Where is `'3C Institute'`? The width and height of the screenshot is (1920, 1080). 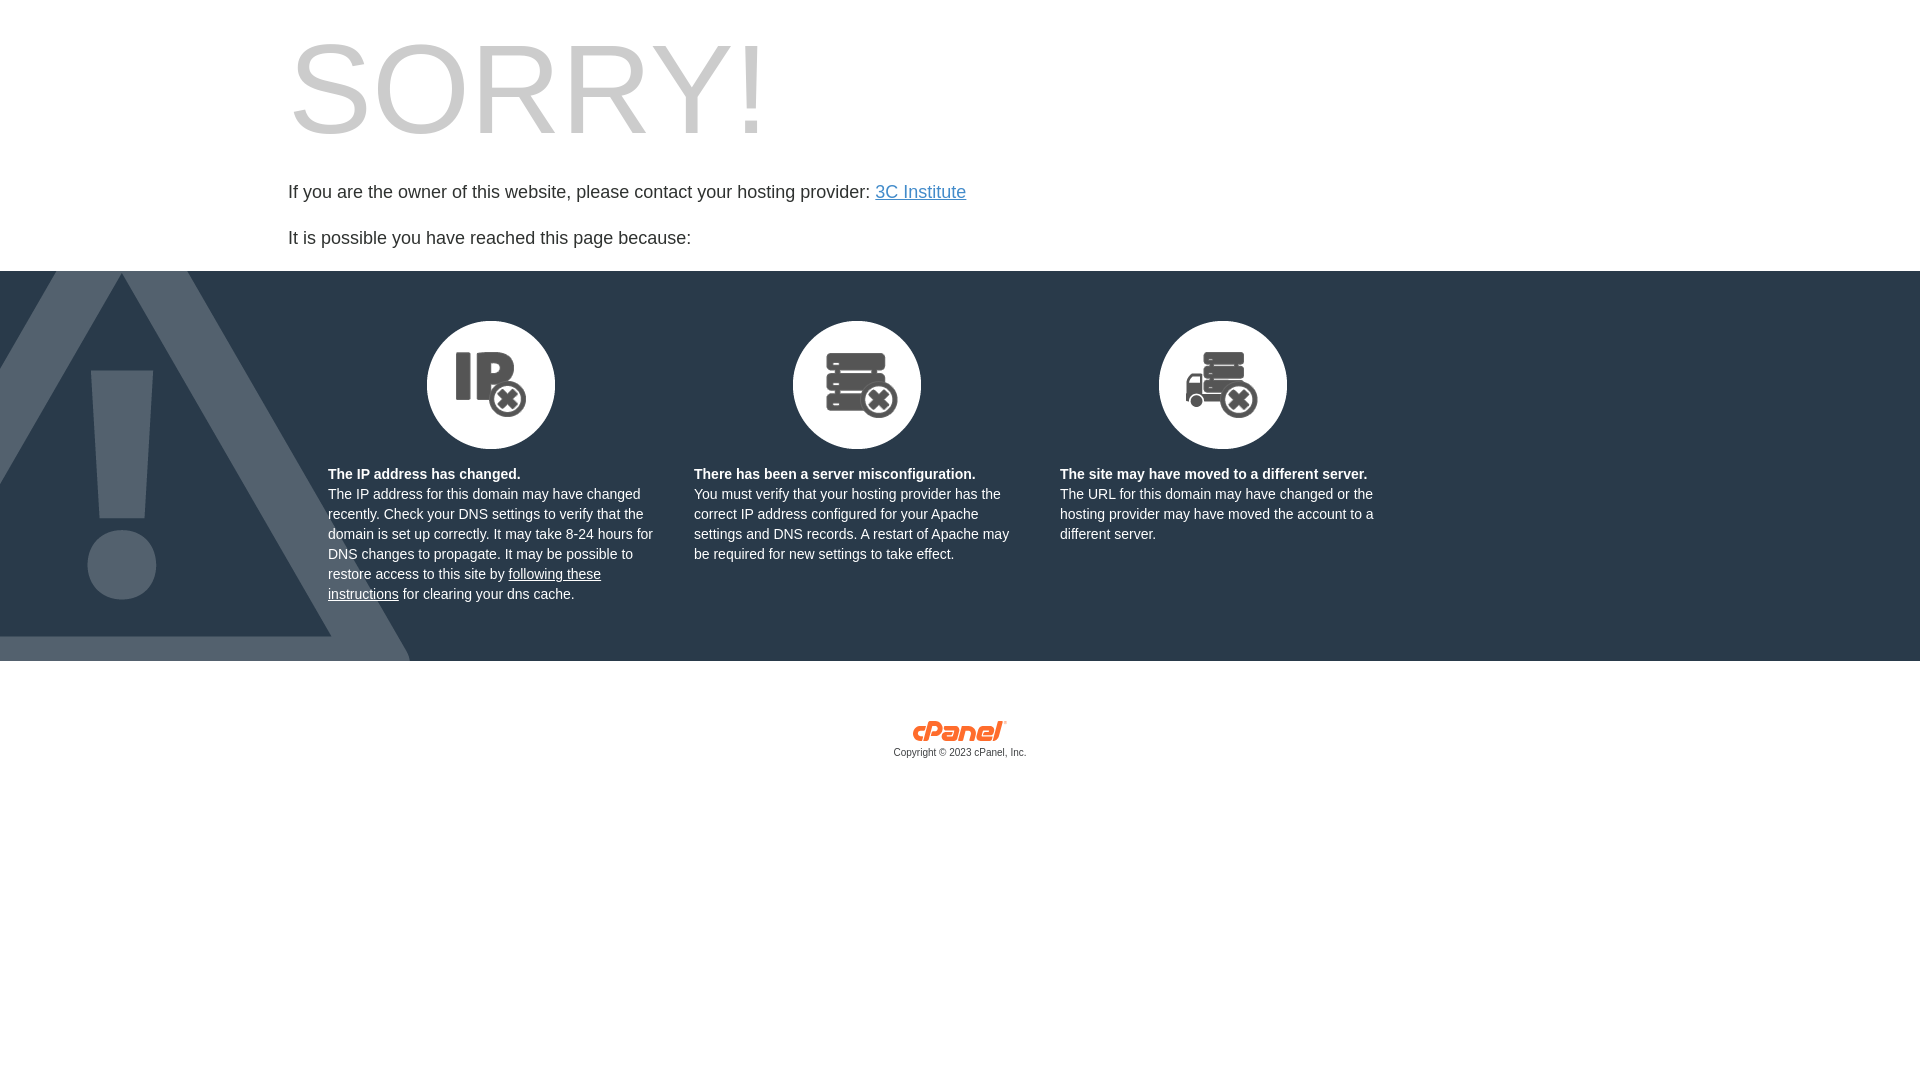
'3C Institute' is located at coordinates (919, 192).